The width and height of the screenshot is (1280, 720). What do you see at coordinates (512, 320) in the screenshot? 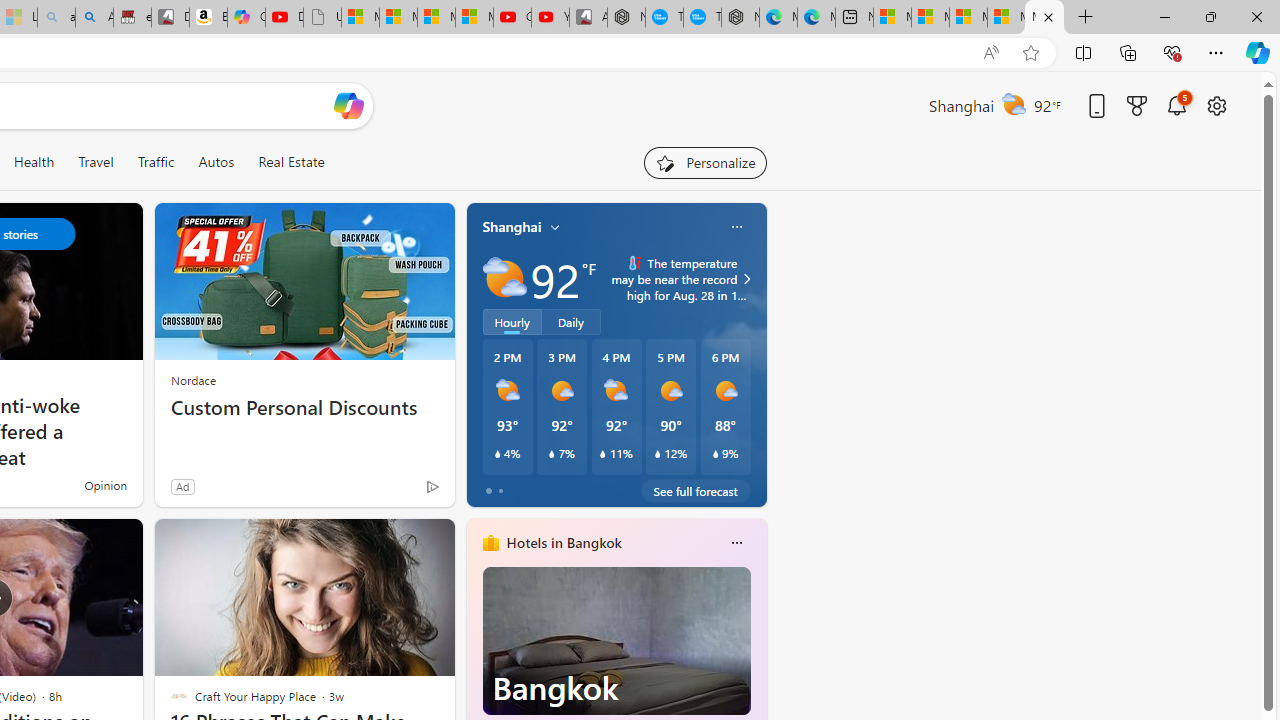
I see `'Hourly'` at bounding box center [512, 320].